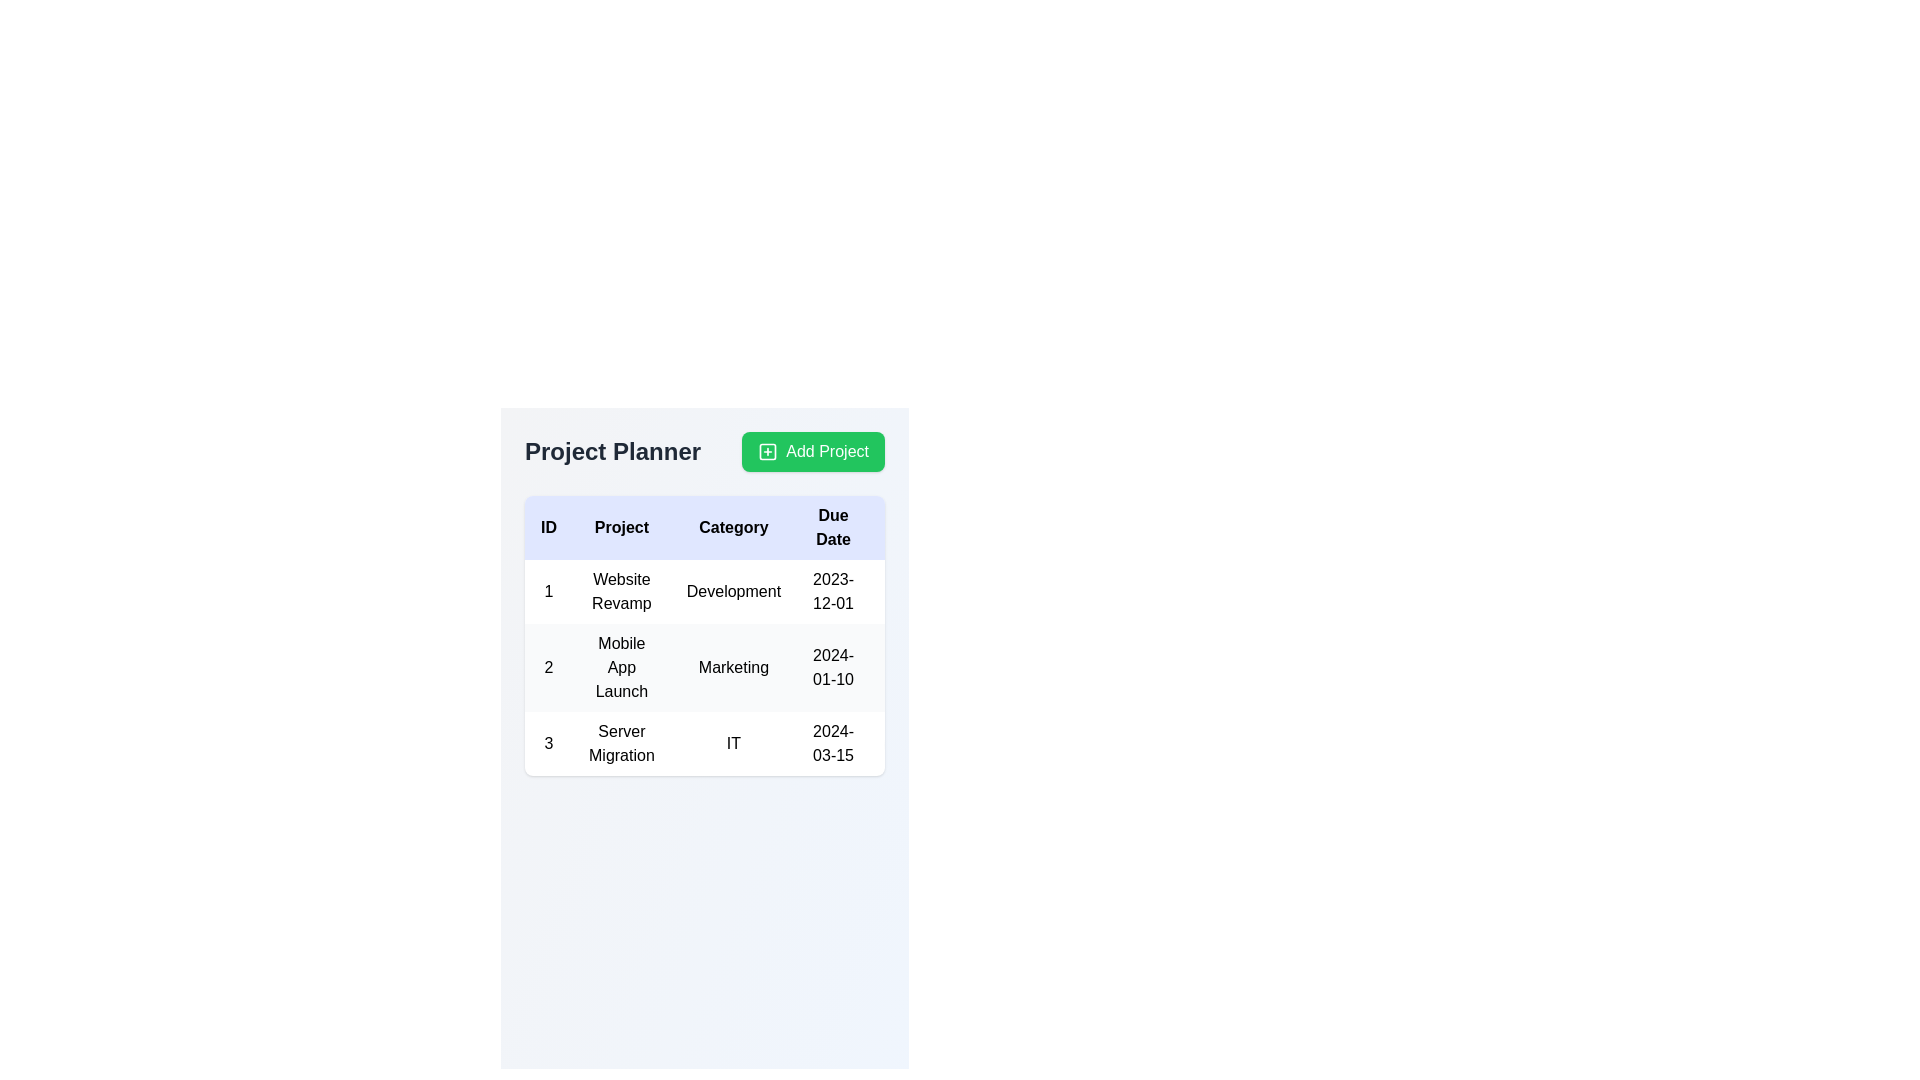  What do you see at coordinates (733, 667) in the screenshot?
I see `the Text Display Field that displays the category 'Marketing' in the third column of the second row of the table` at bounding box center [733, 667].